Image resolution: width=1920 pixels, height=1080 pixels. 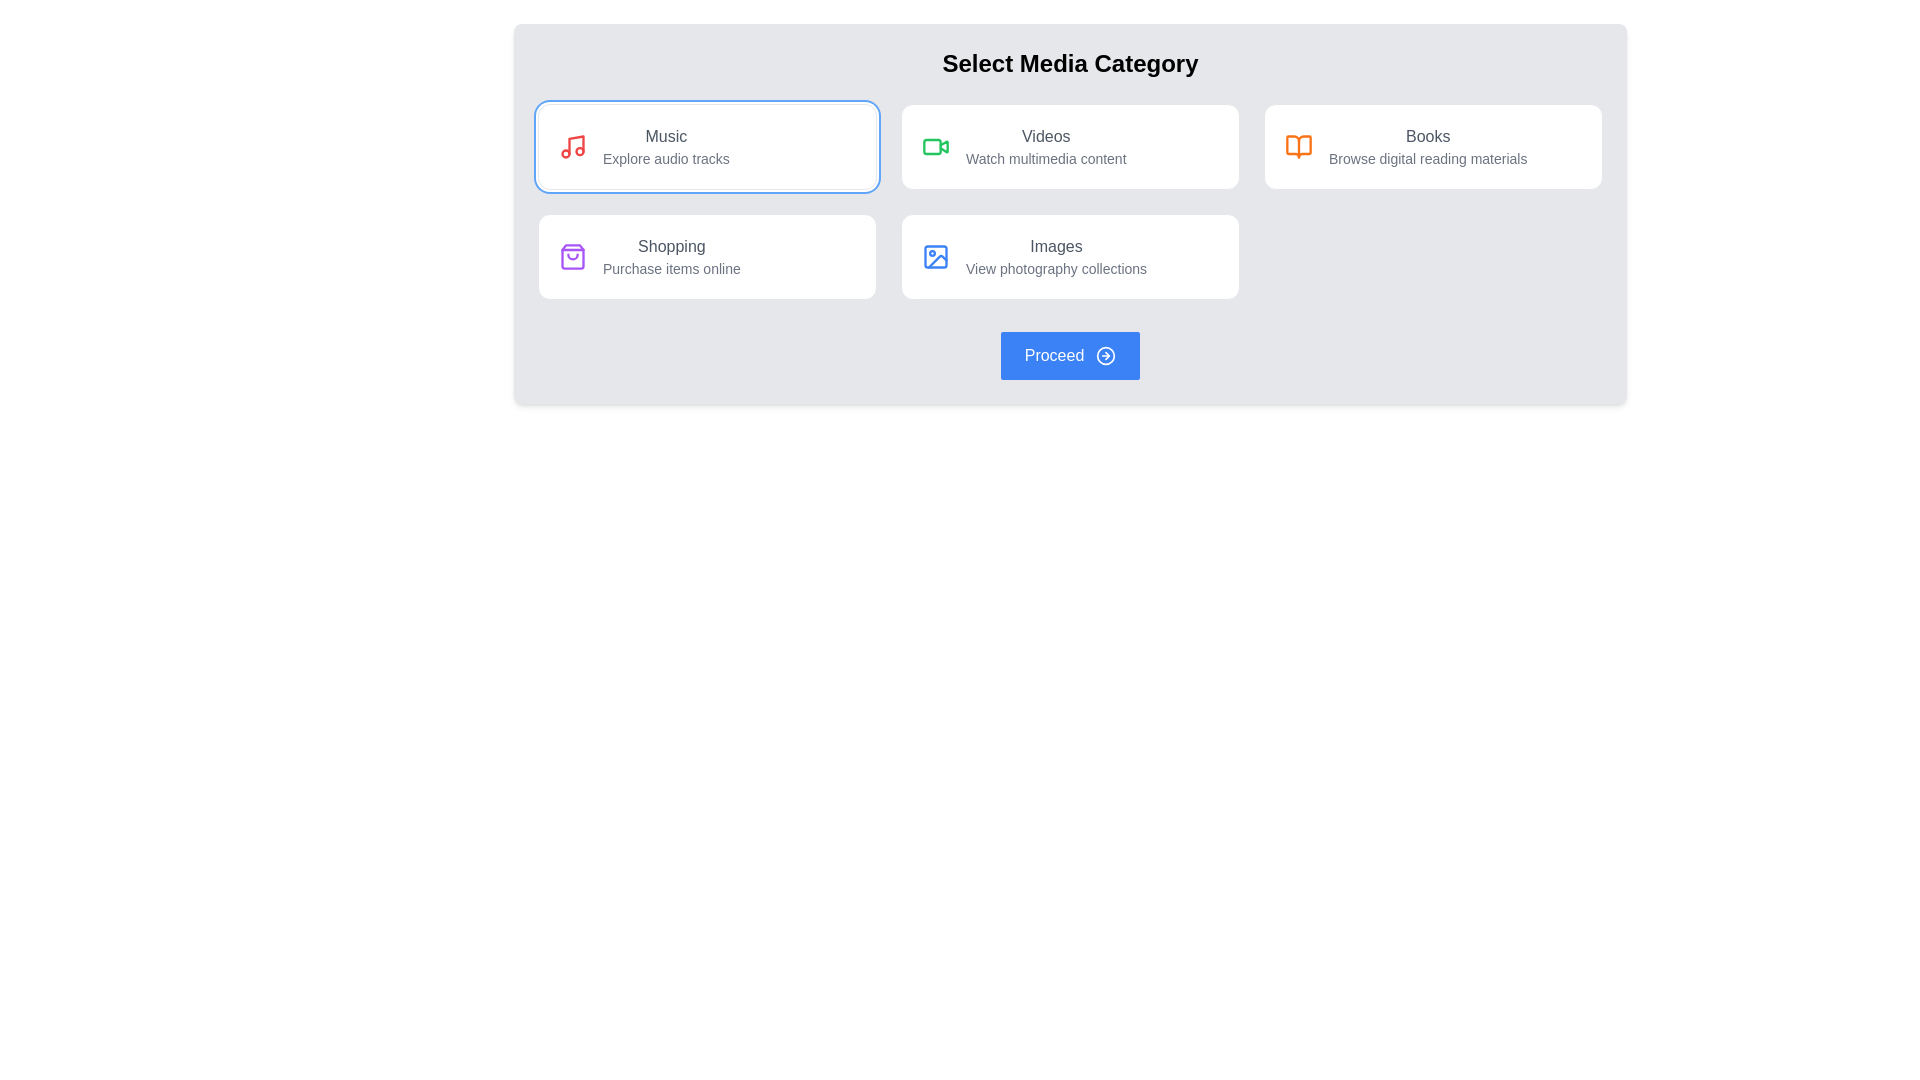 I want to click on the text label displaying 'View photography collections', which is located beneath the 'Images' label in the media category selection interface, so click(x=1055, y=268).